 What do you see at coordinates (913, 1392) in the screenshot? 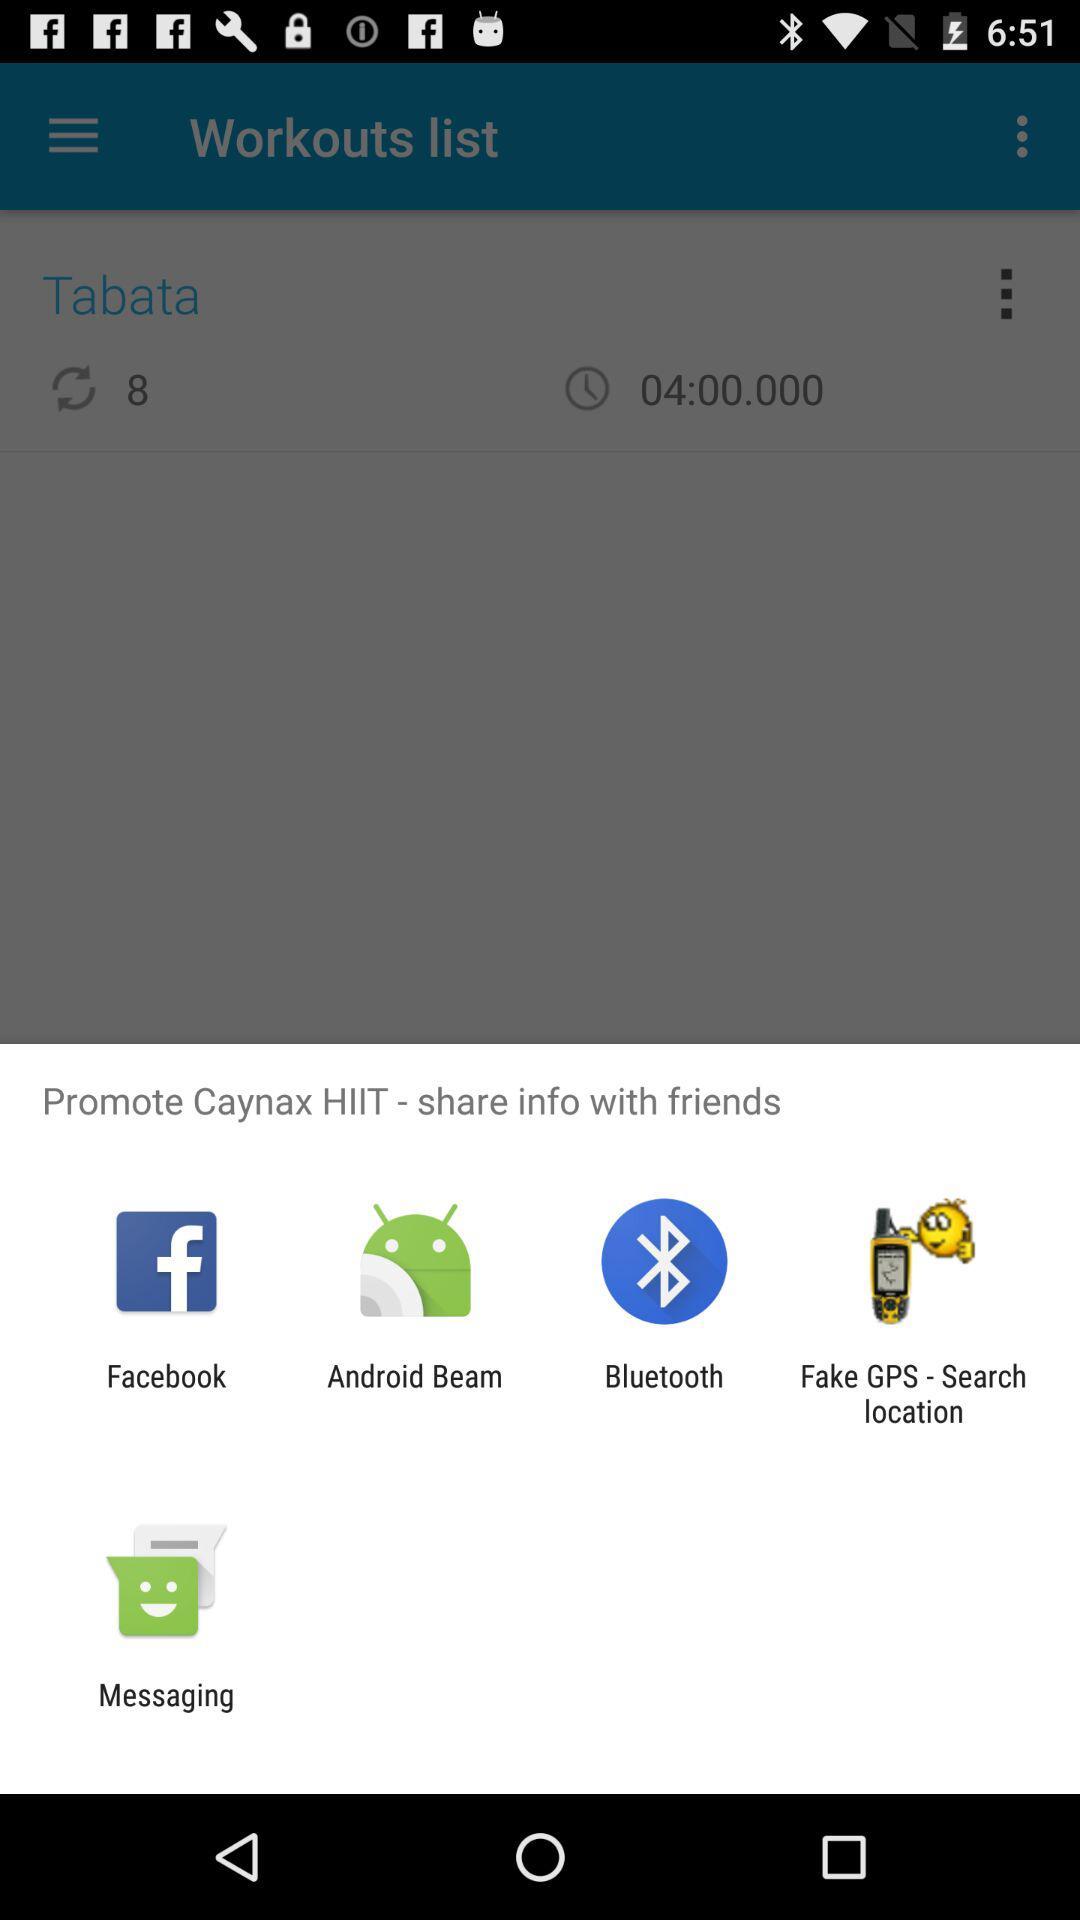
I see `item at the bottom right corner` at bounding box center [913, 1392].